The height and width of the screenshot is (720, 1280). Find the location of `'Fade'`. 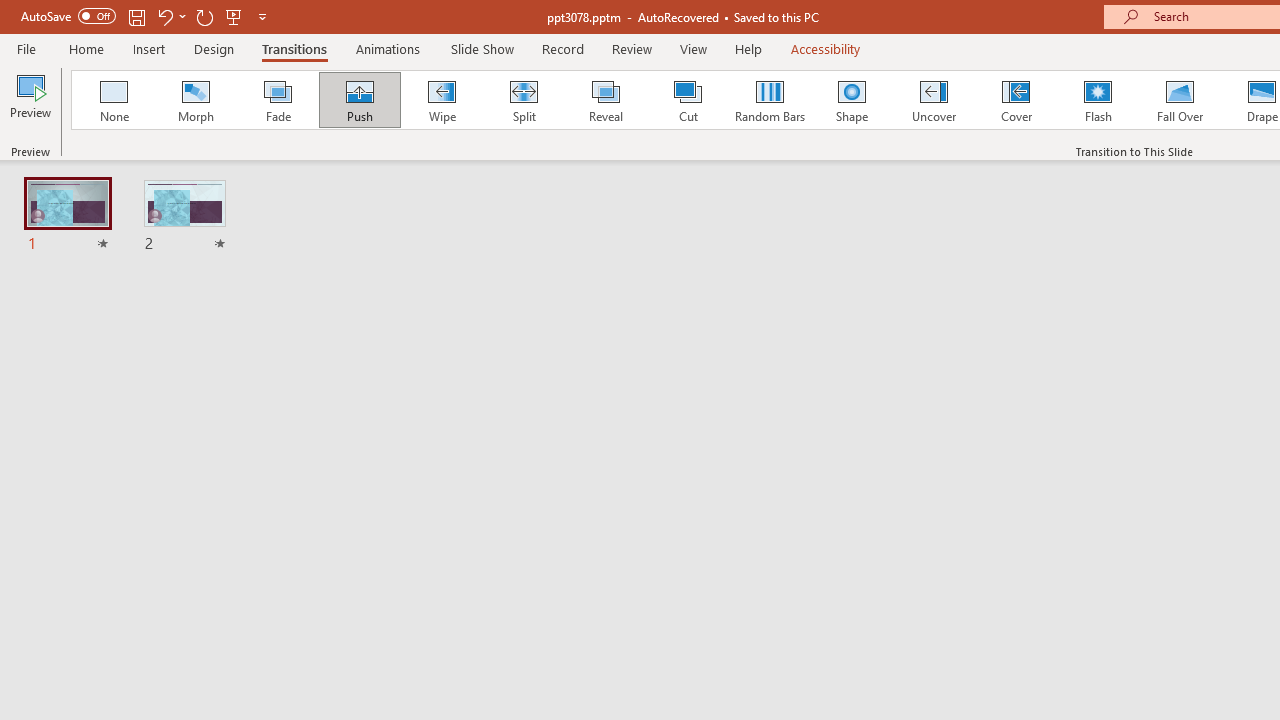

'Fade' is located at coordinates (276, 100).